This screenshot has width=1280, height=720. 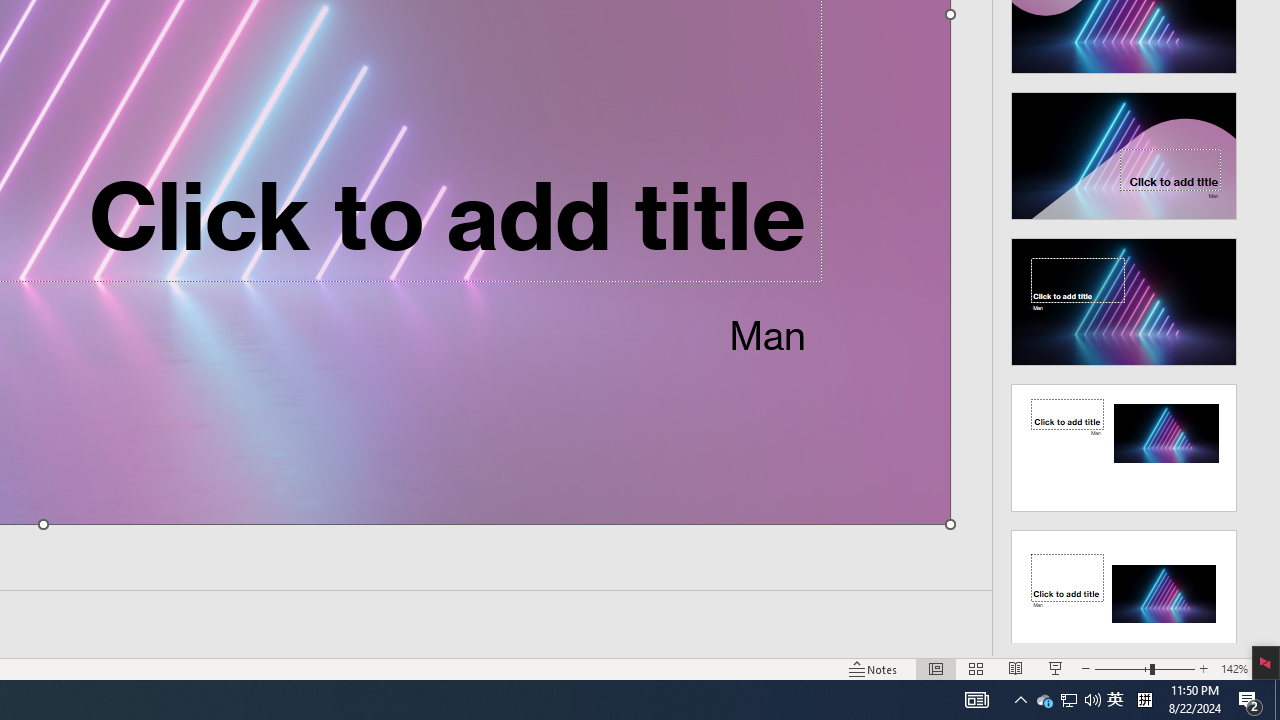 What do you see at coordinates (1233, 669) in the screenshot?
I see `'Zoom 142%'` at bounding box center [1233, 669].